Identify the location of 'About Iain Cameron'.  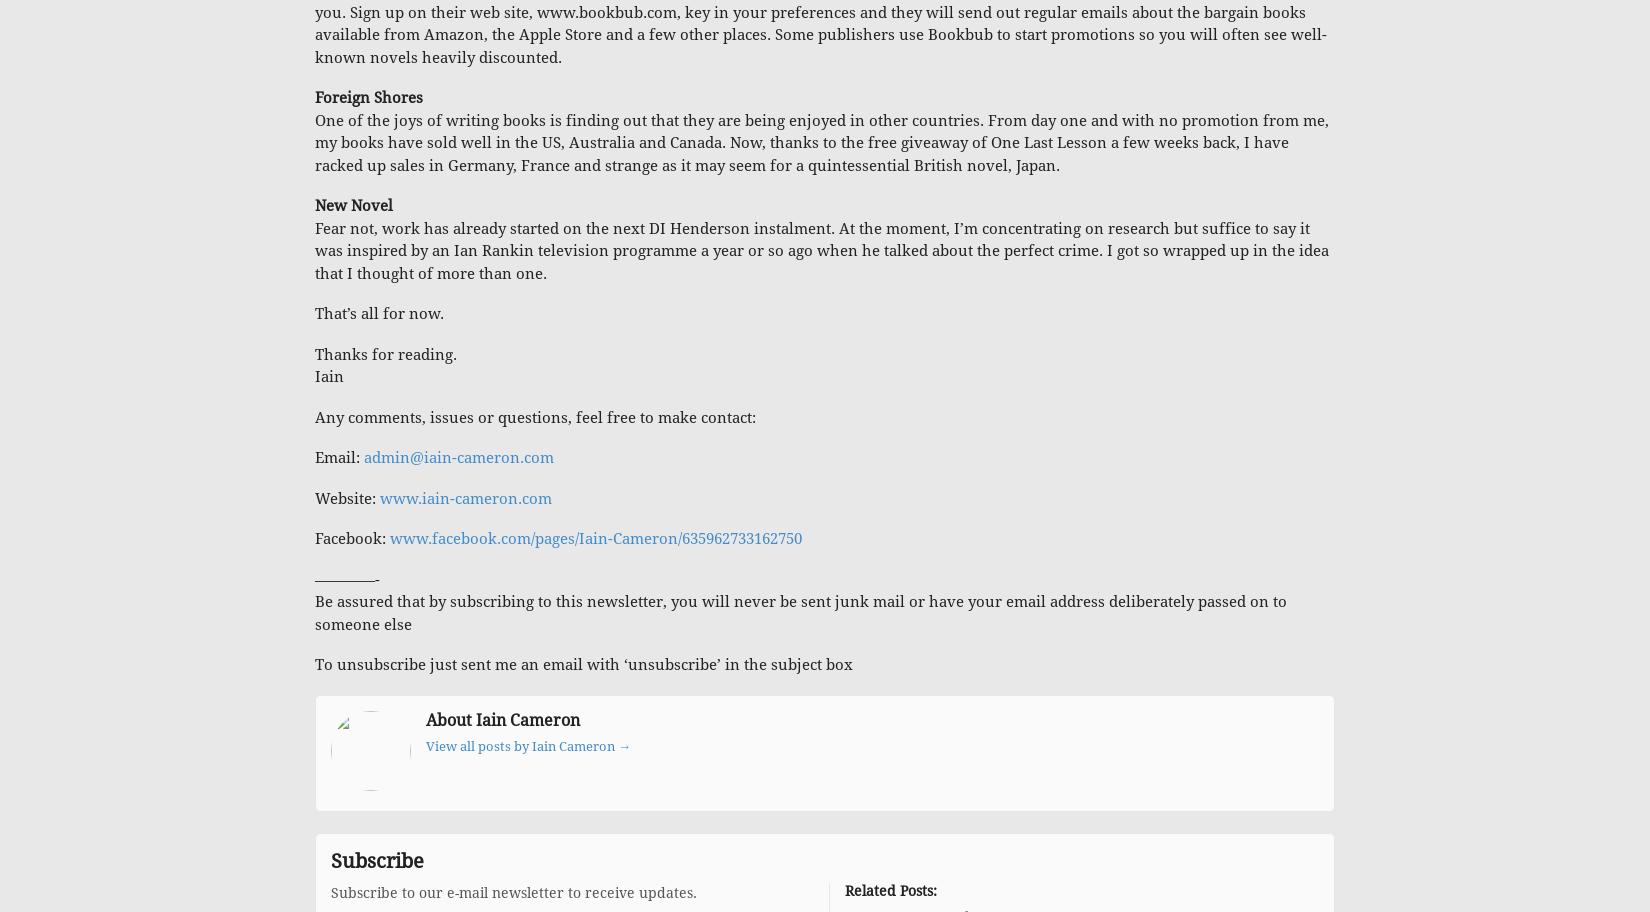
(501, 719).